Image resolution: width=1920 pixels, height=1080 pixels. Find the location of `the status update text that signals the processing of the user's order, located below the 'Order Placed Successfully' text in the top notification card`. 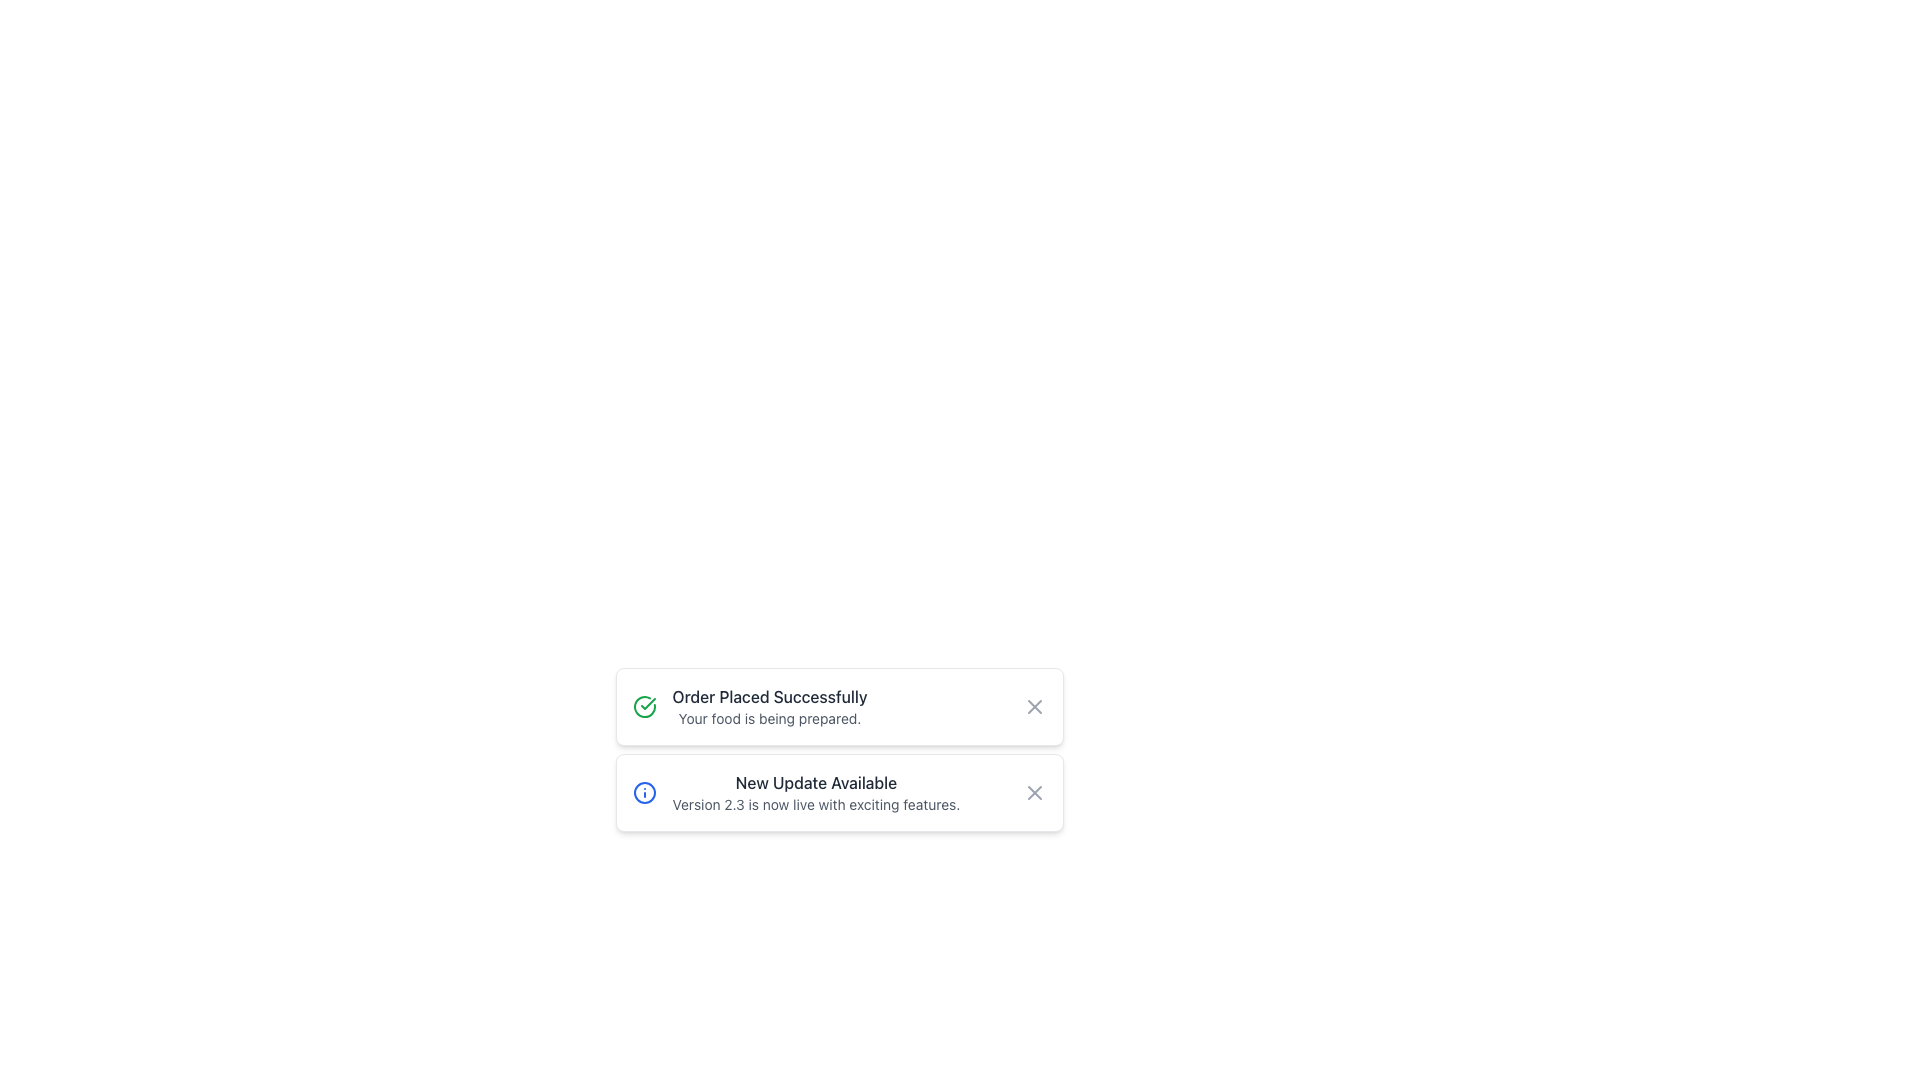

the status update text that signals the processing of the user's order, located below the 'Order Placed Successfully' text in the top notification card is located at coordinates (768, 717).